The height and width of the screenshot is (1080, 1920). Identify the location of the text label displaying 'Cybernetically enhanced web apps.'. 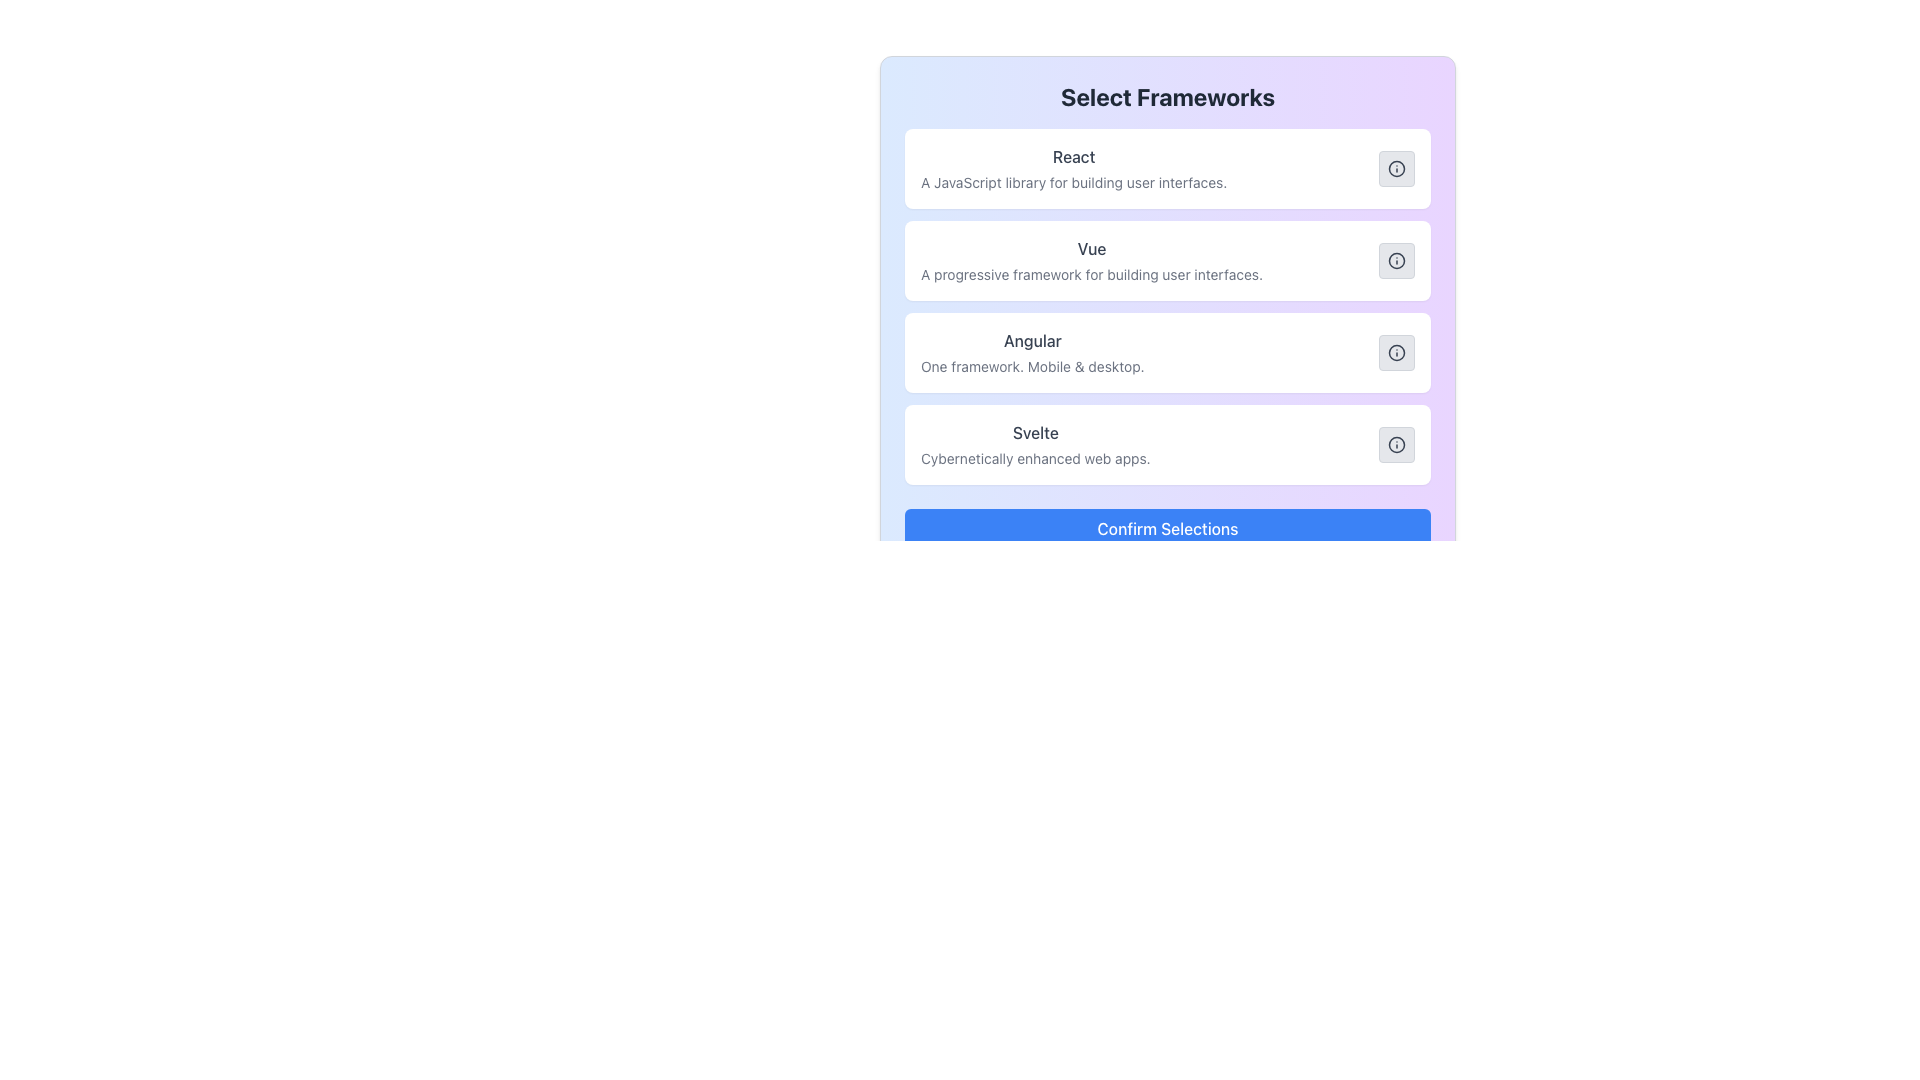
(1035, 459).